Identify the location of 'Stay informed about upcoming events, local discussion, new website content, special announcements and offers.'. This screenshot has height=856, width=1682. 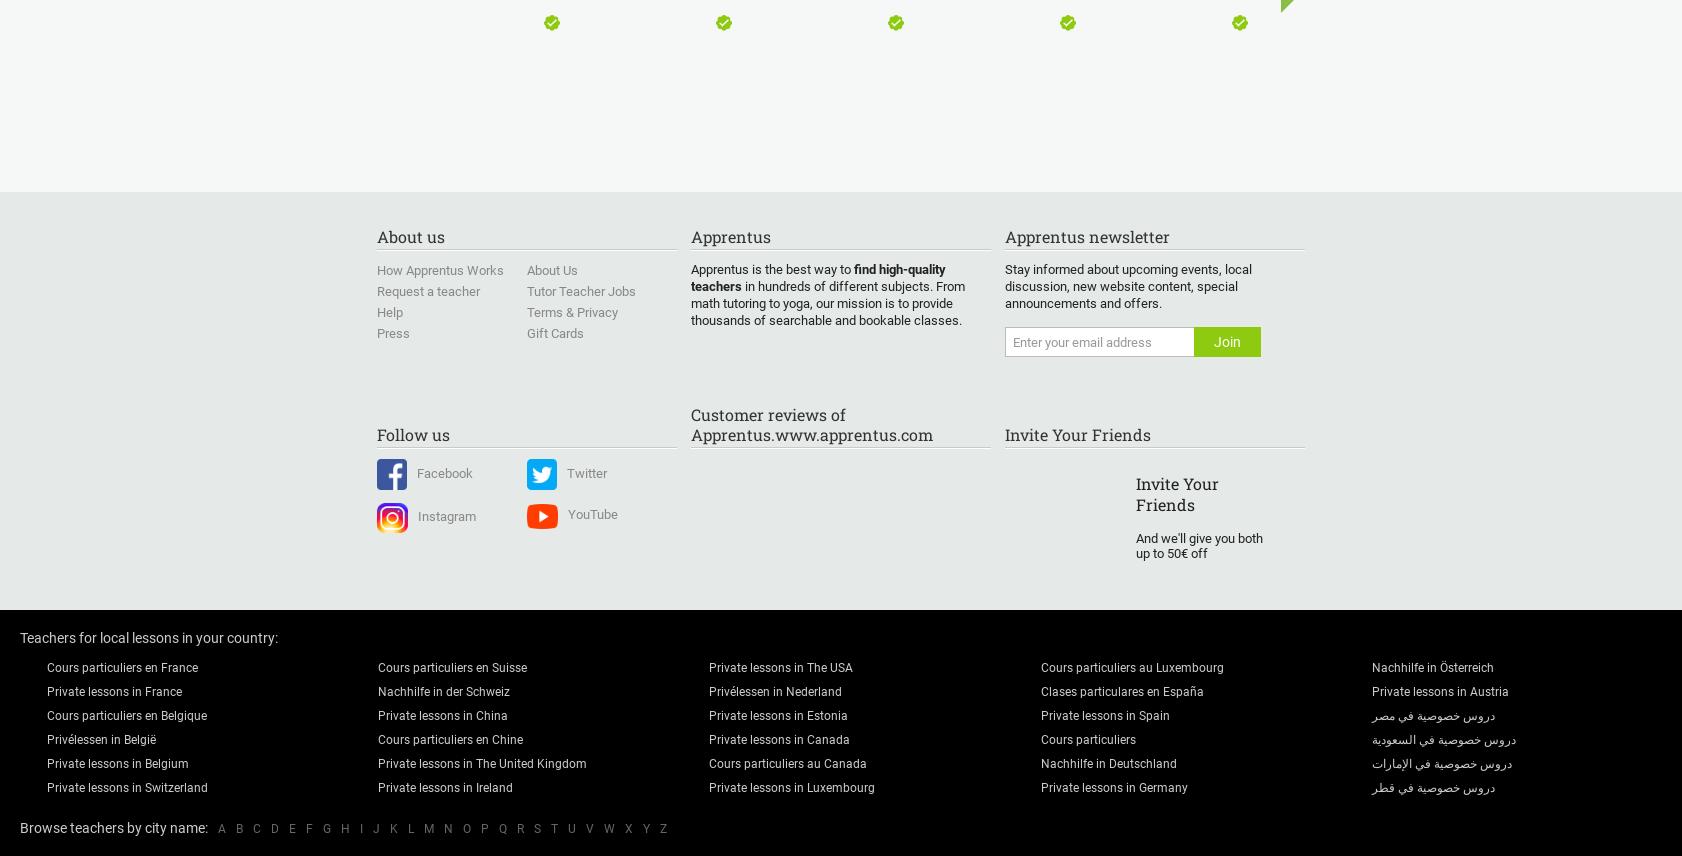
(1127, 286).